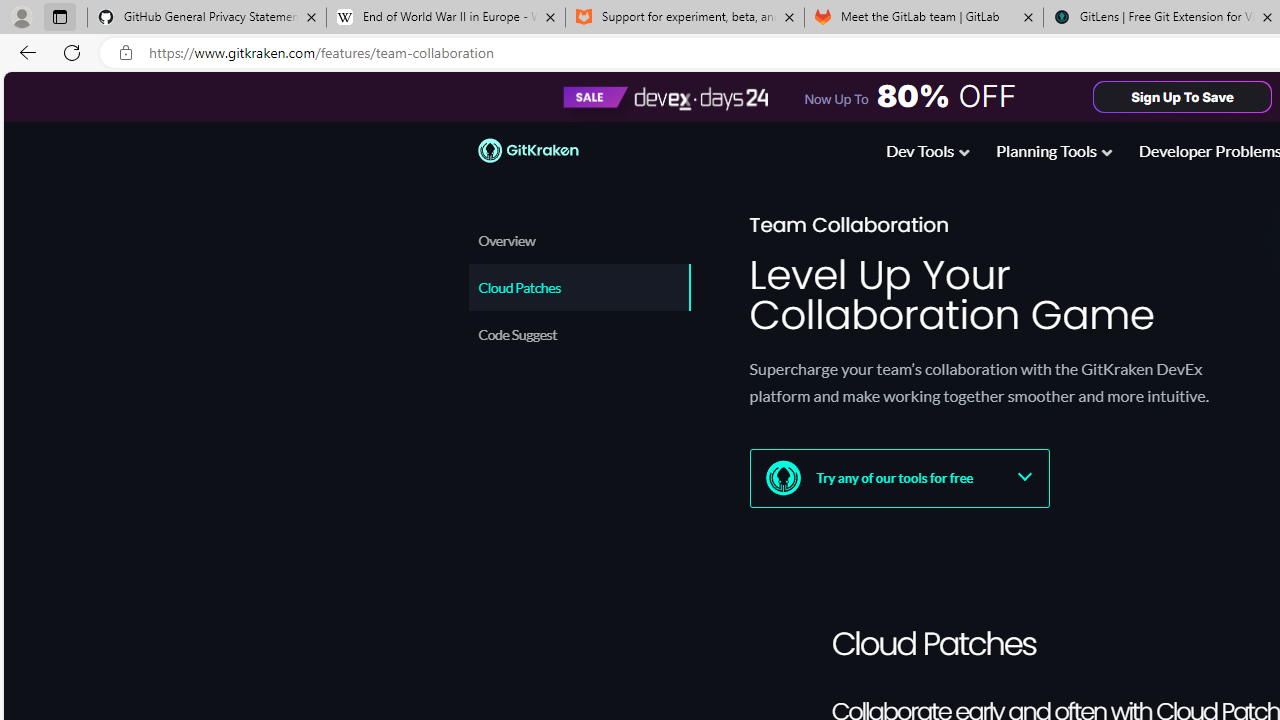  Describe the element at coordinates (578, 287) in the screenshot. I see `'Cloud Patches'` at that location.